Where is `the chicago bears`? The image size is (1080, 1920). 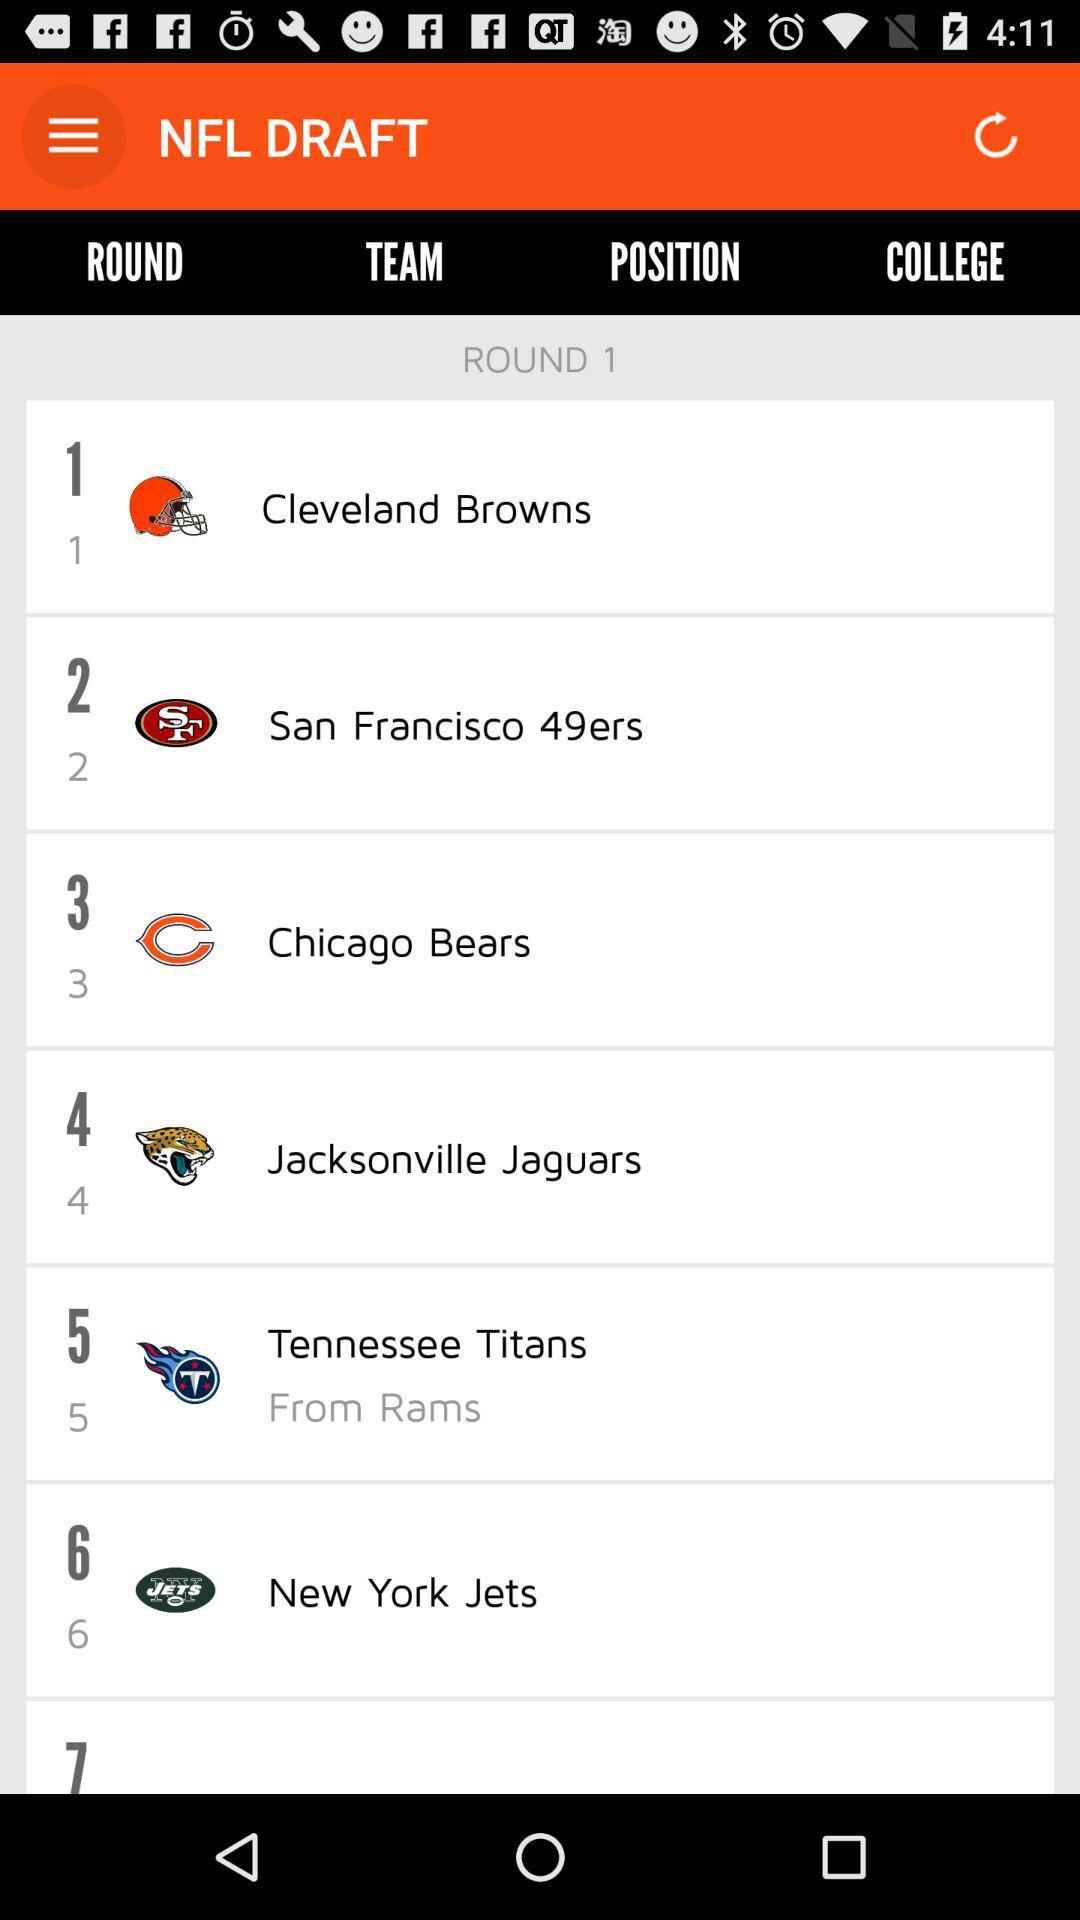 the chicago bears is located at coordinates (398, 939).